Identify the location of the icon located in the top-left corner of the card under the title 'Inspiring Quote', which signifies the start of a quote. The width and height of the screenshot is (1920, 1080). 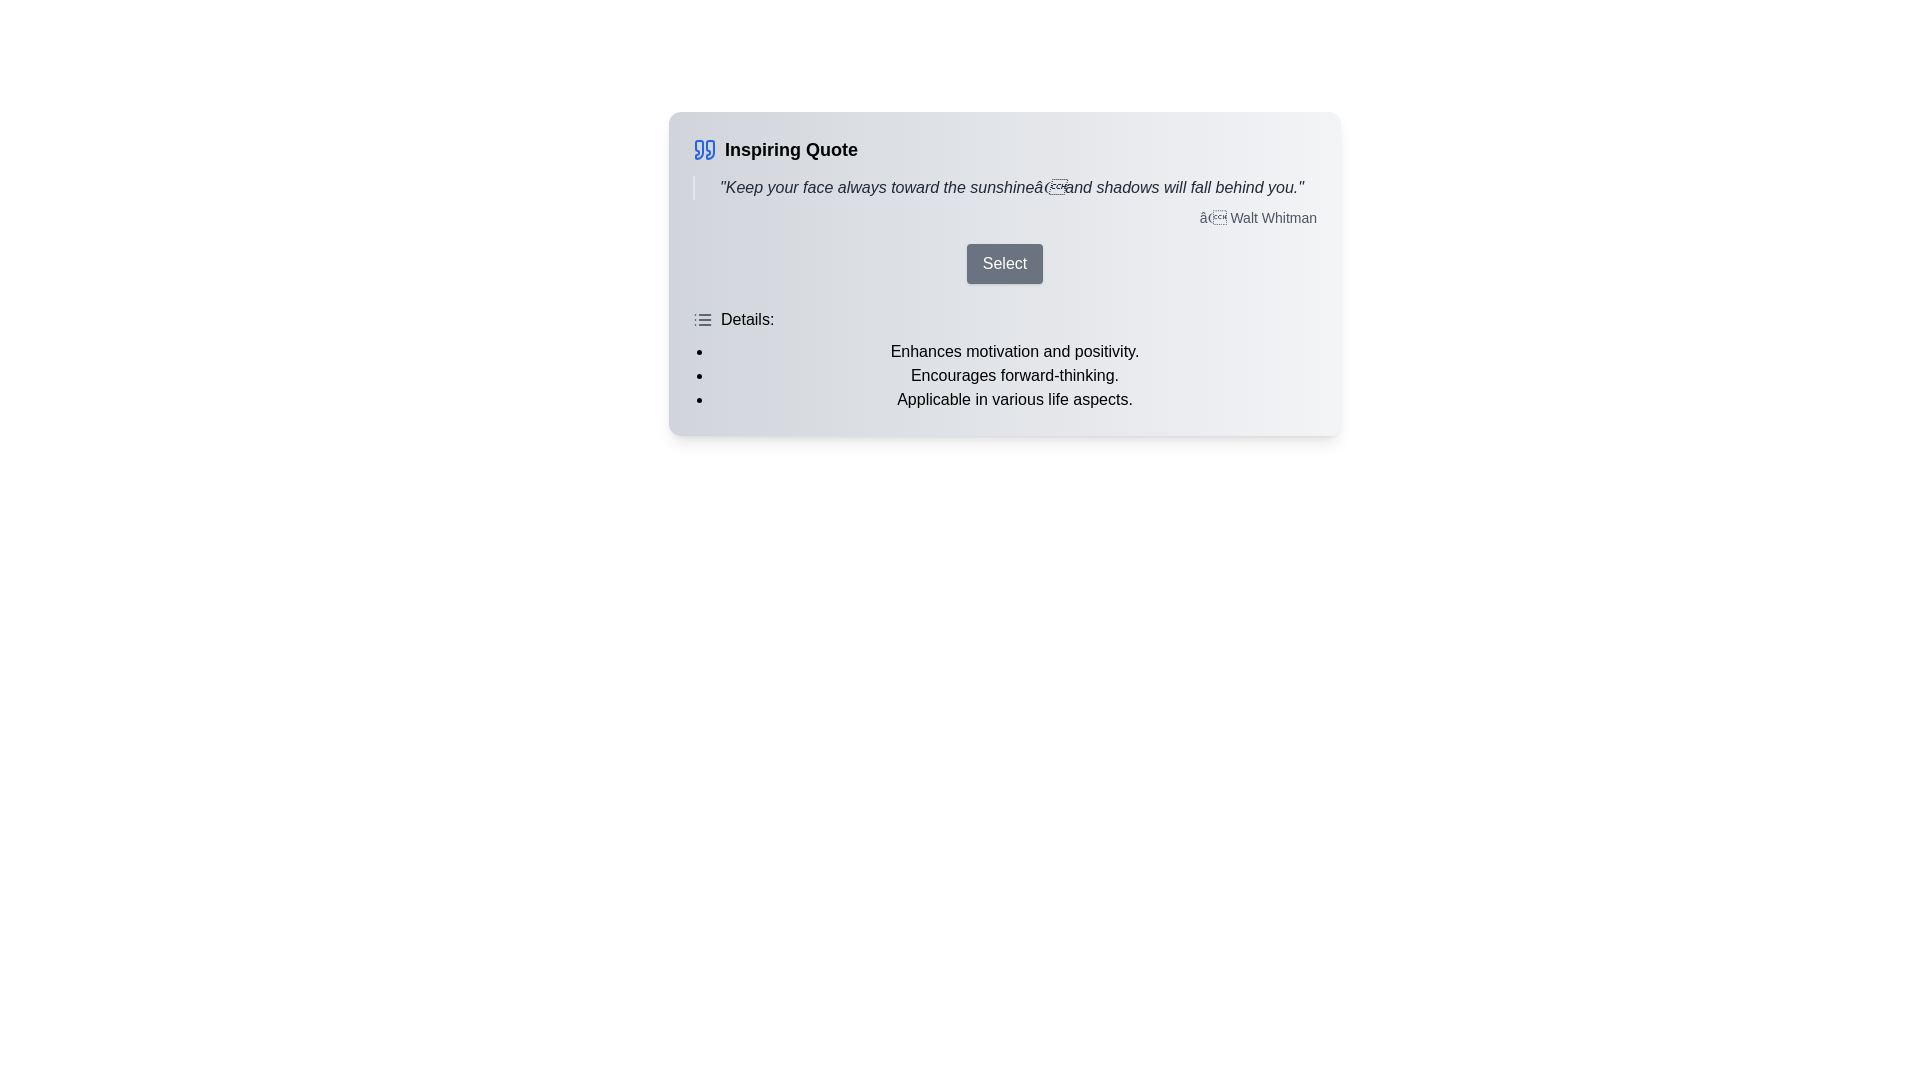
(699, 149).